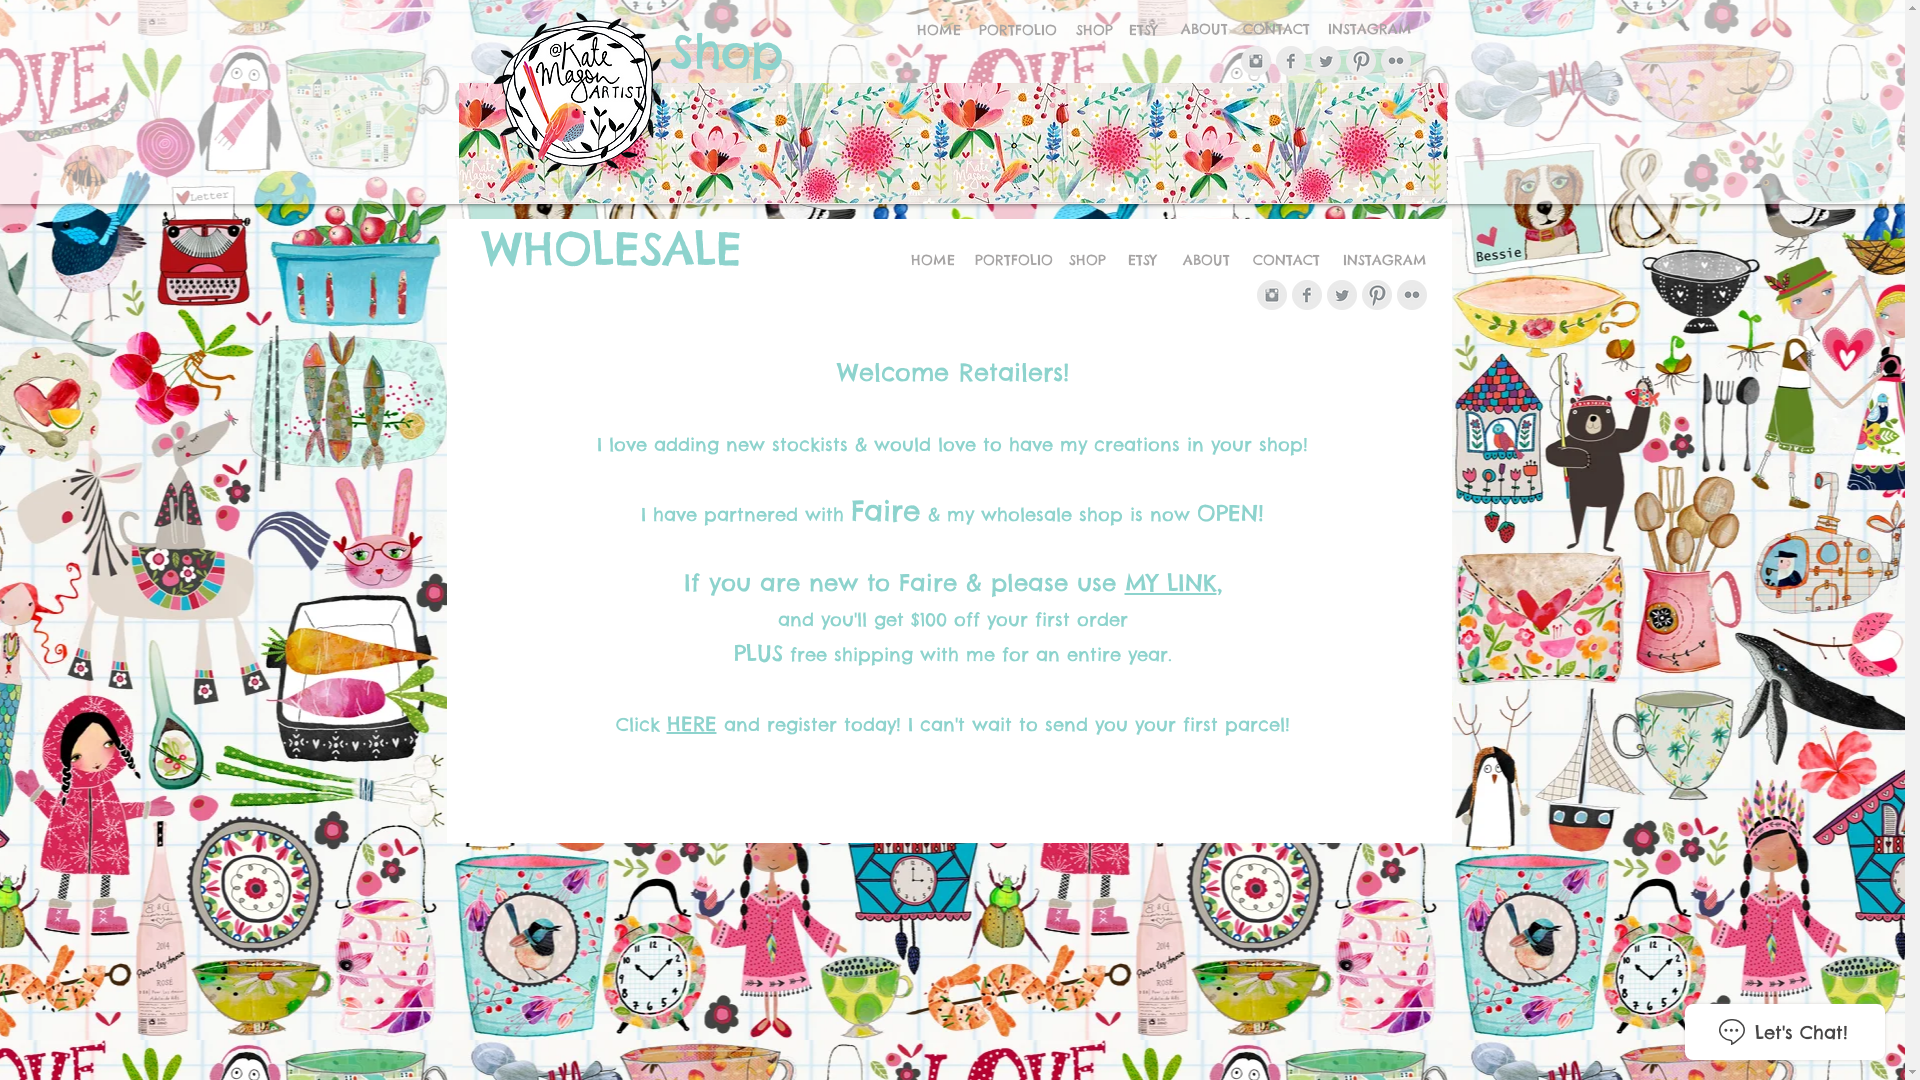 The height and width of the screenshot is (1080, 1920). I want to click on 'ABOUT', so click(1204, 260).